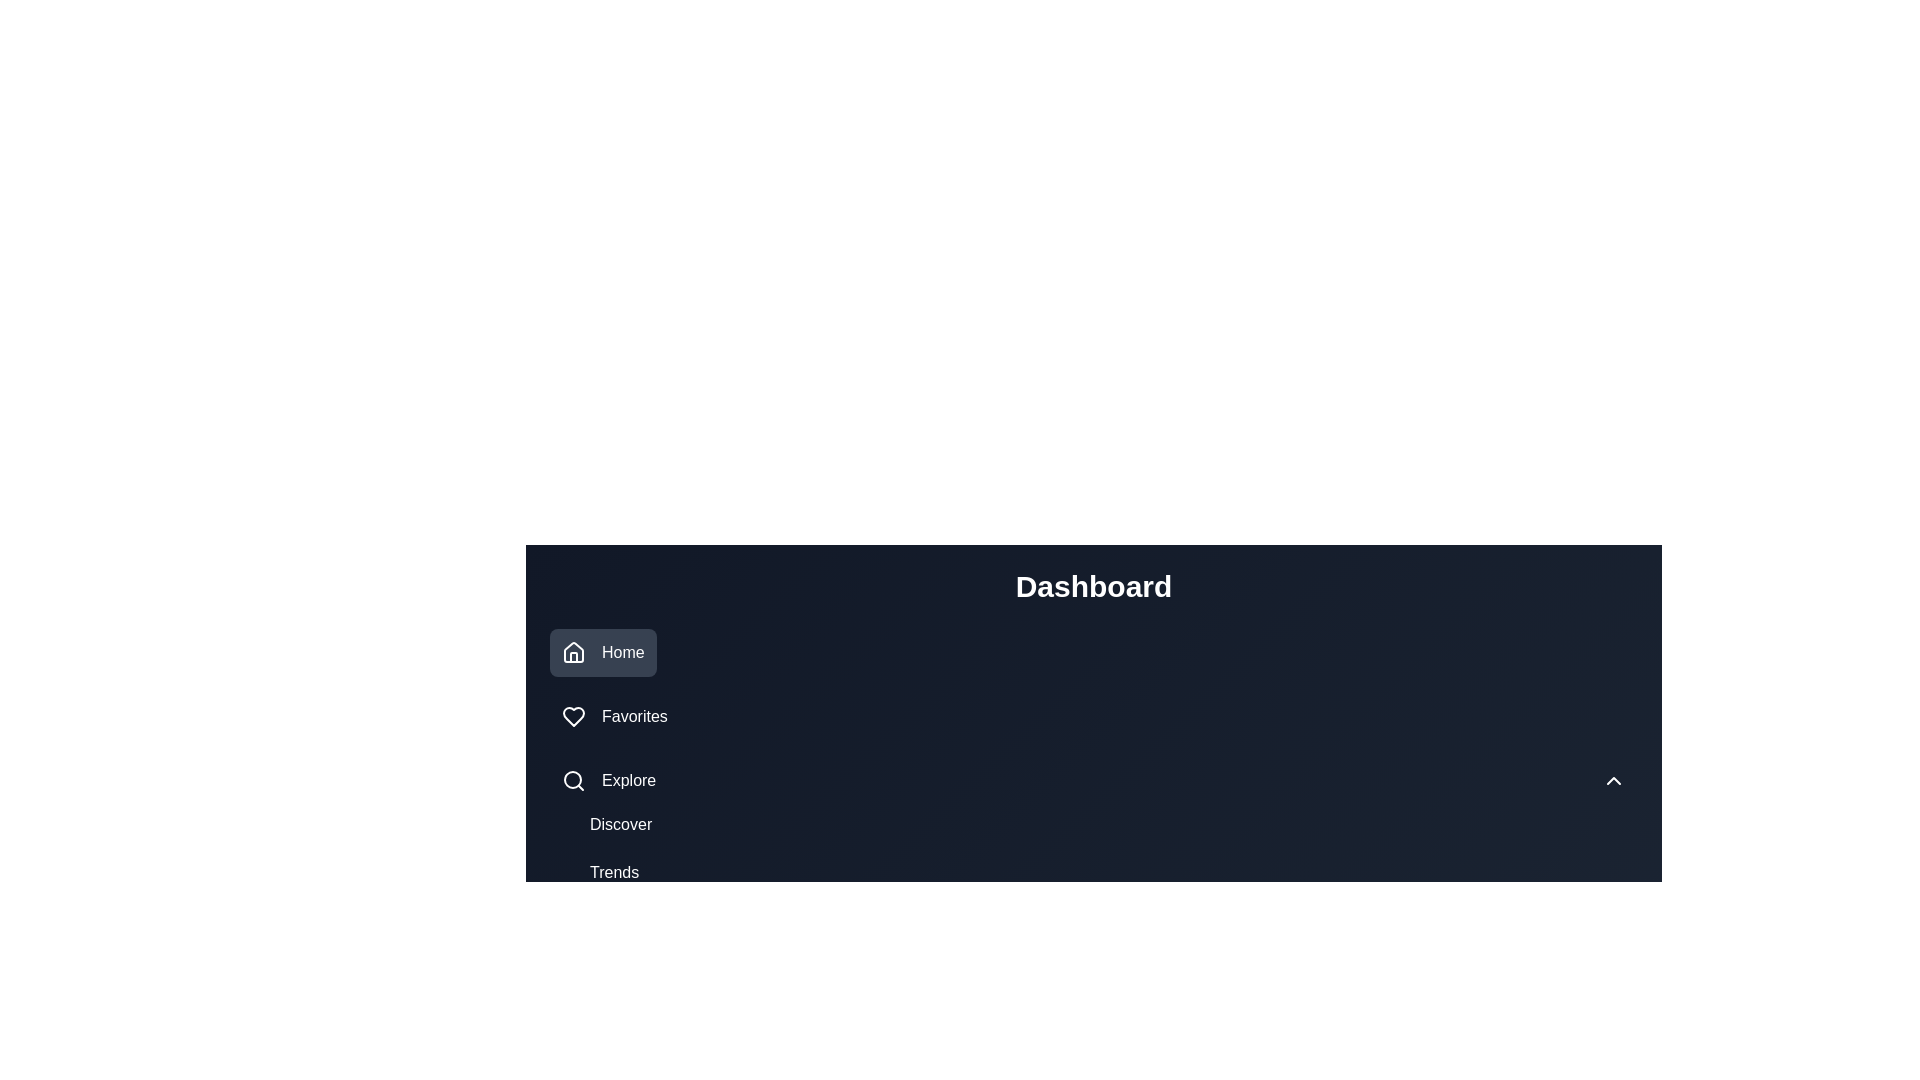  Describe the element at coordinates (613, 871) in the screenshot. I see `the 'Trends' text label in the vertical menu below the 'Discover' label` at that location.